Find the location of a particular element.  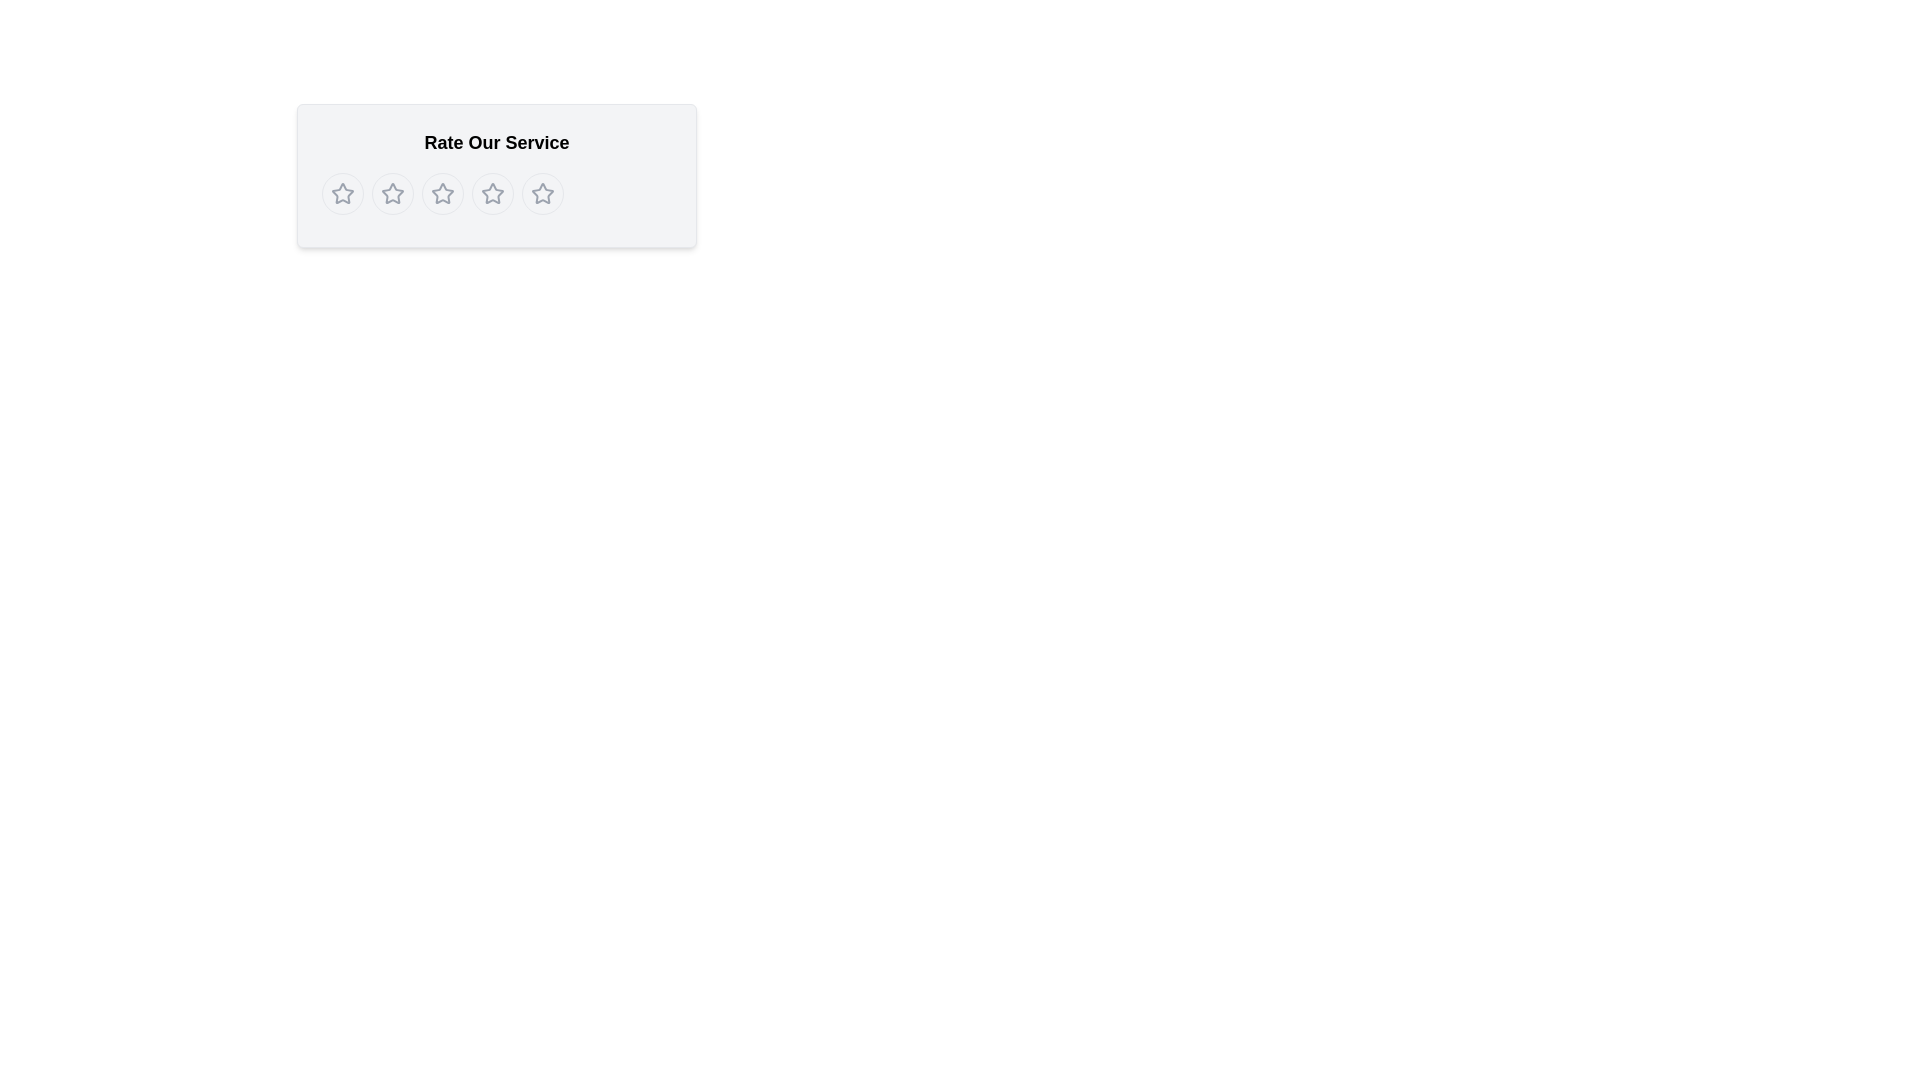

the fourth star icon in the rating system, which has a gray outline and is located under the heading 'Rate Our Service.' is located at coordinates (493, 193).